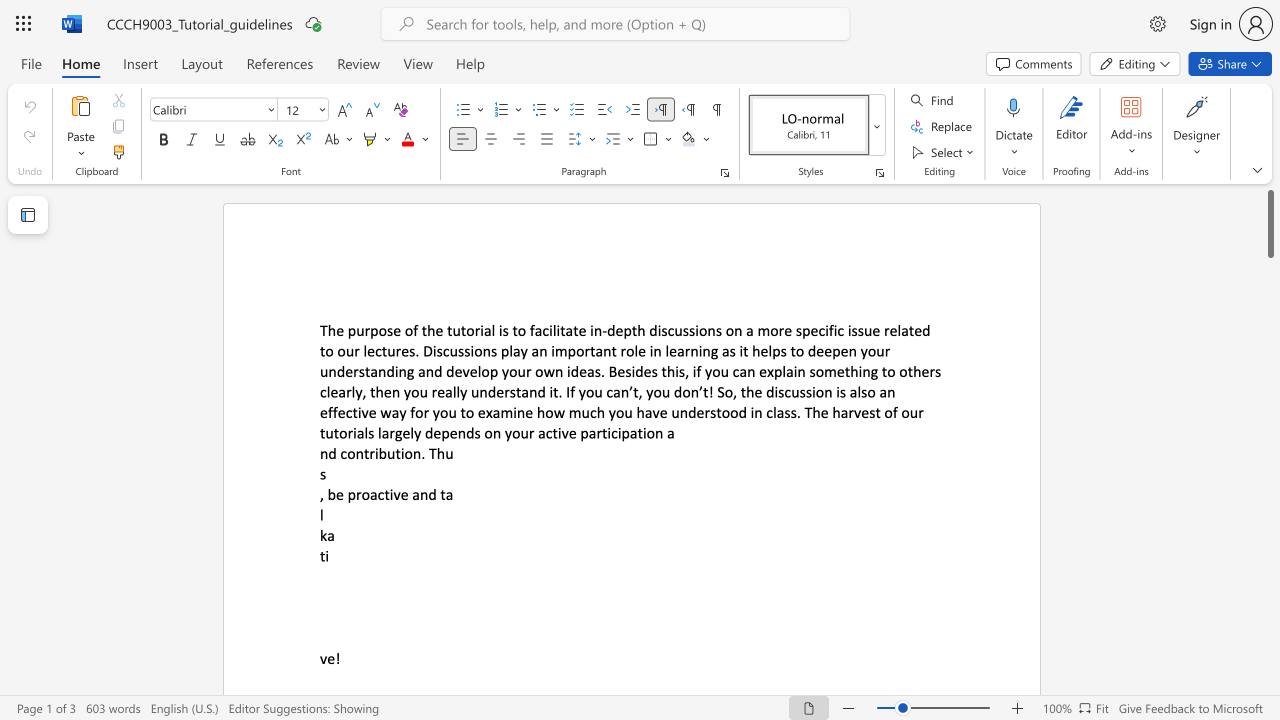  What do you see at coordinates (1269, 318) in the screenshot?
I see `the scrollbar to slide the page down` at bounding box center [1269, 318].